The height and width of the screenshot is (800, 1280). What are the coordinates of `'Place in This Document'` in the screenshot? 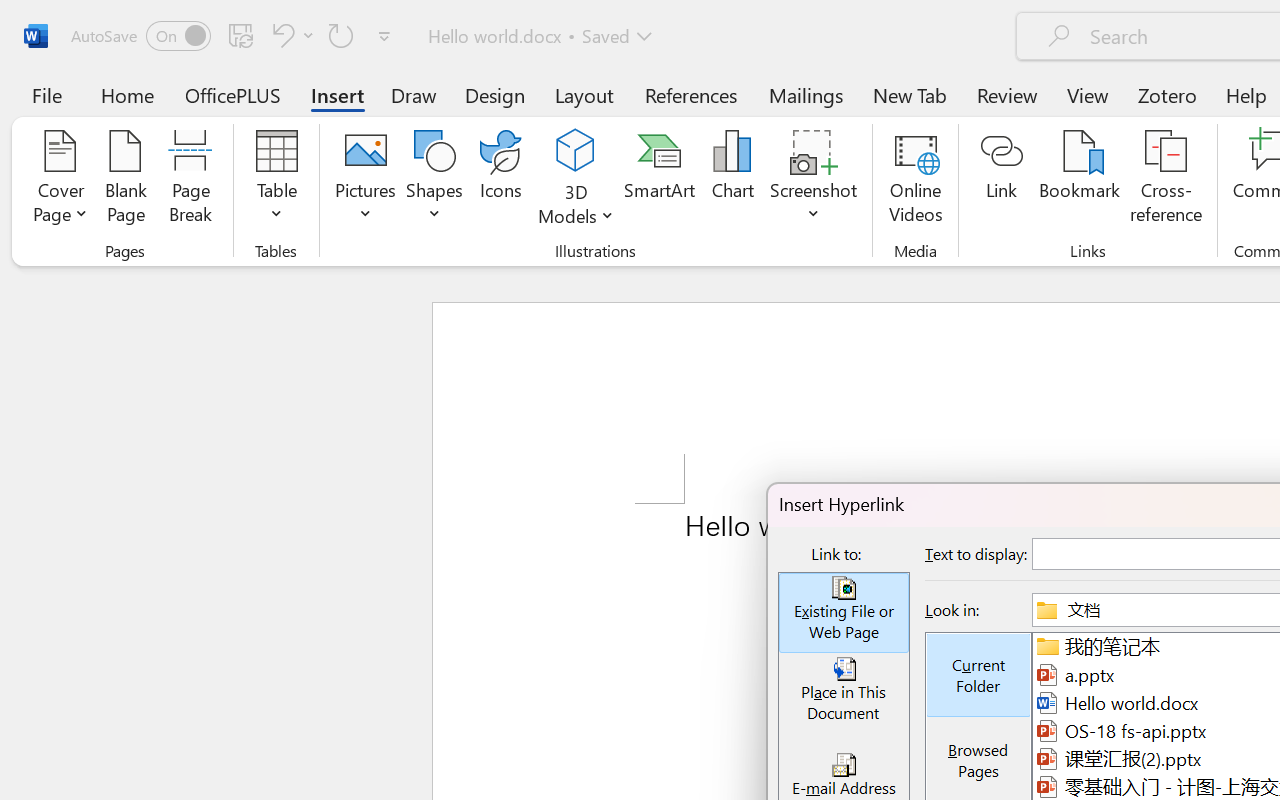 It's located at (844, 694).